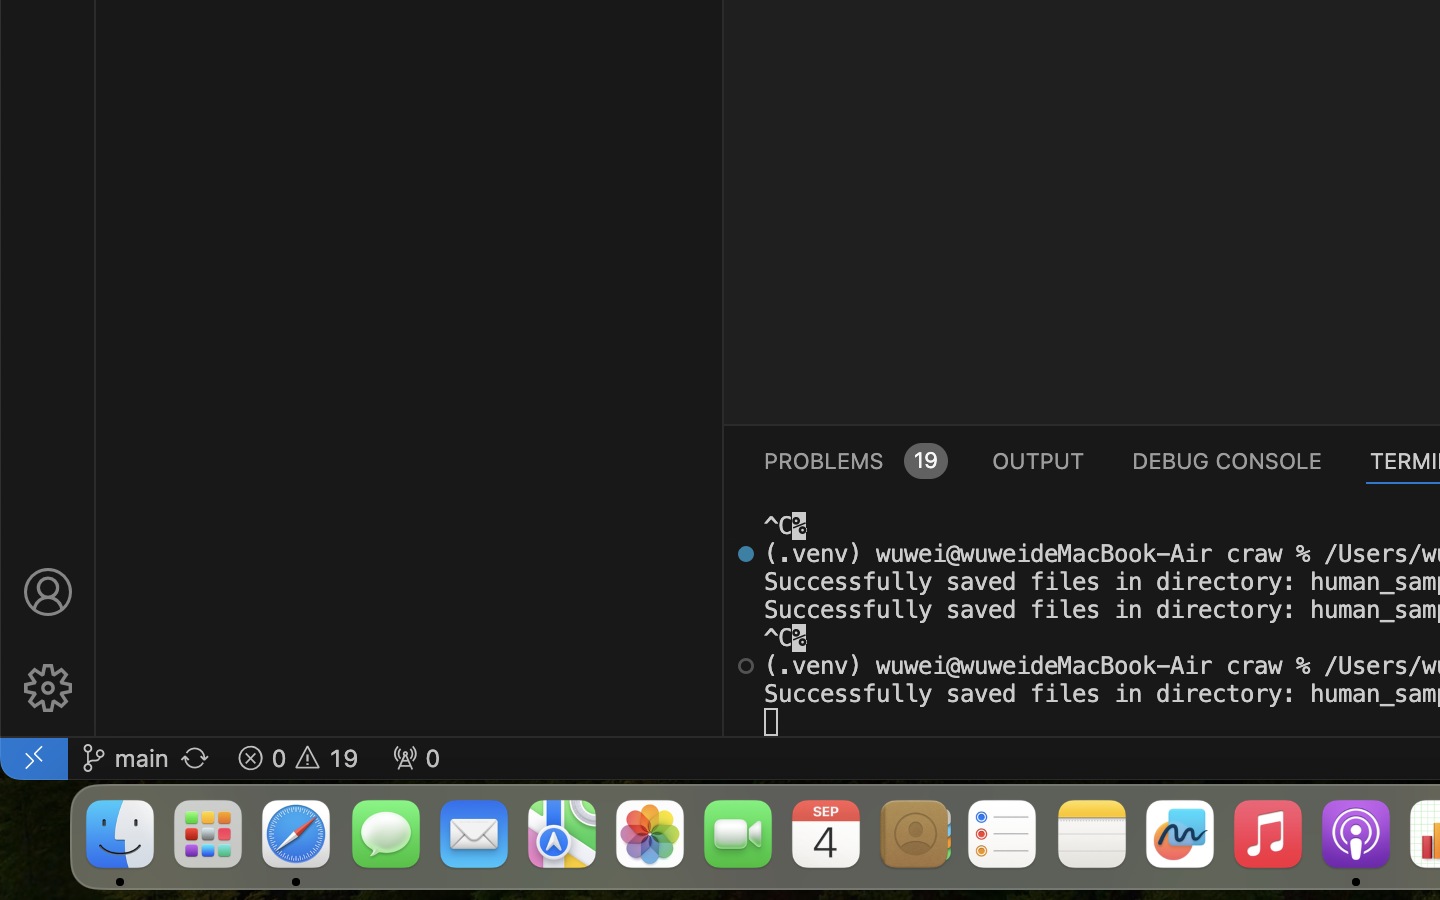 This screenshot has width=1440, height=900. I want to click on ' 0', so click(415, 756).